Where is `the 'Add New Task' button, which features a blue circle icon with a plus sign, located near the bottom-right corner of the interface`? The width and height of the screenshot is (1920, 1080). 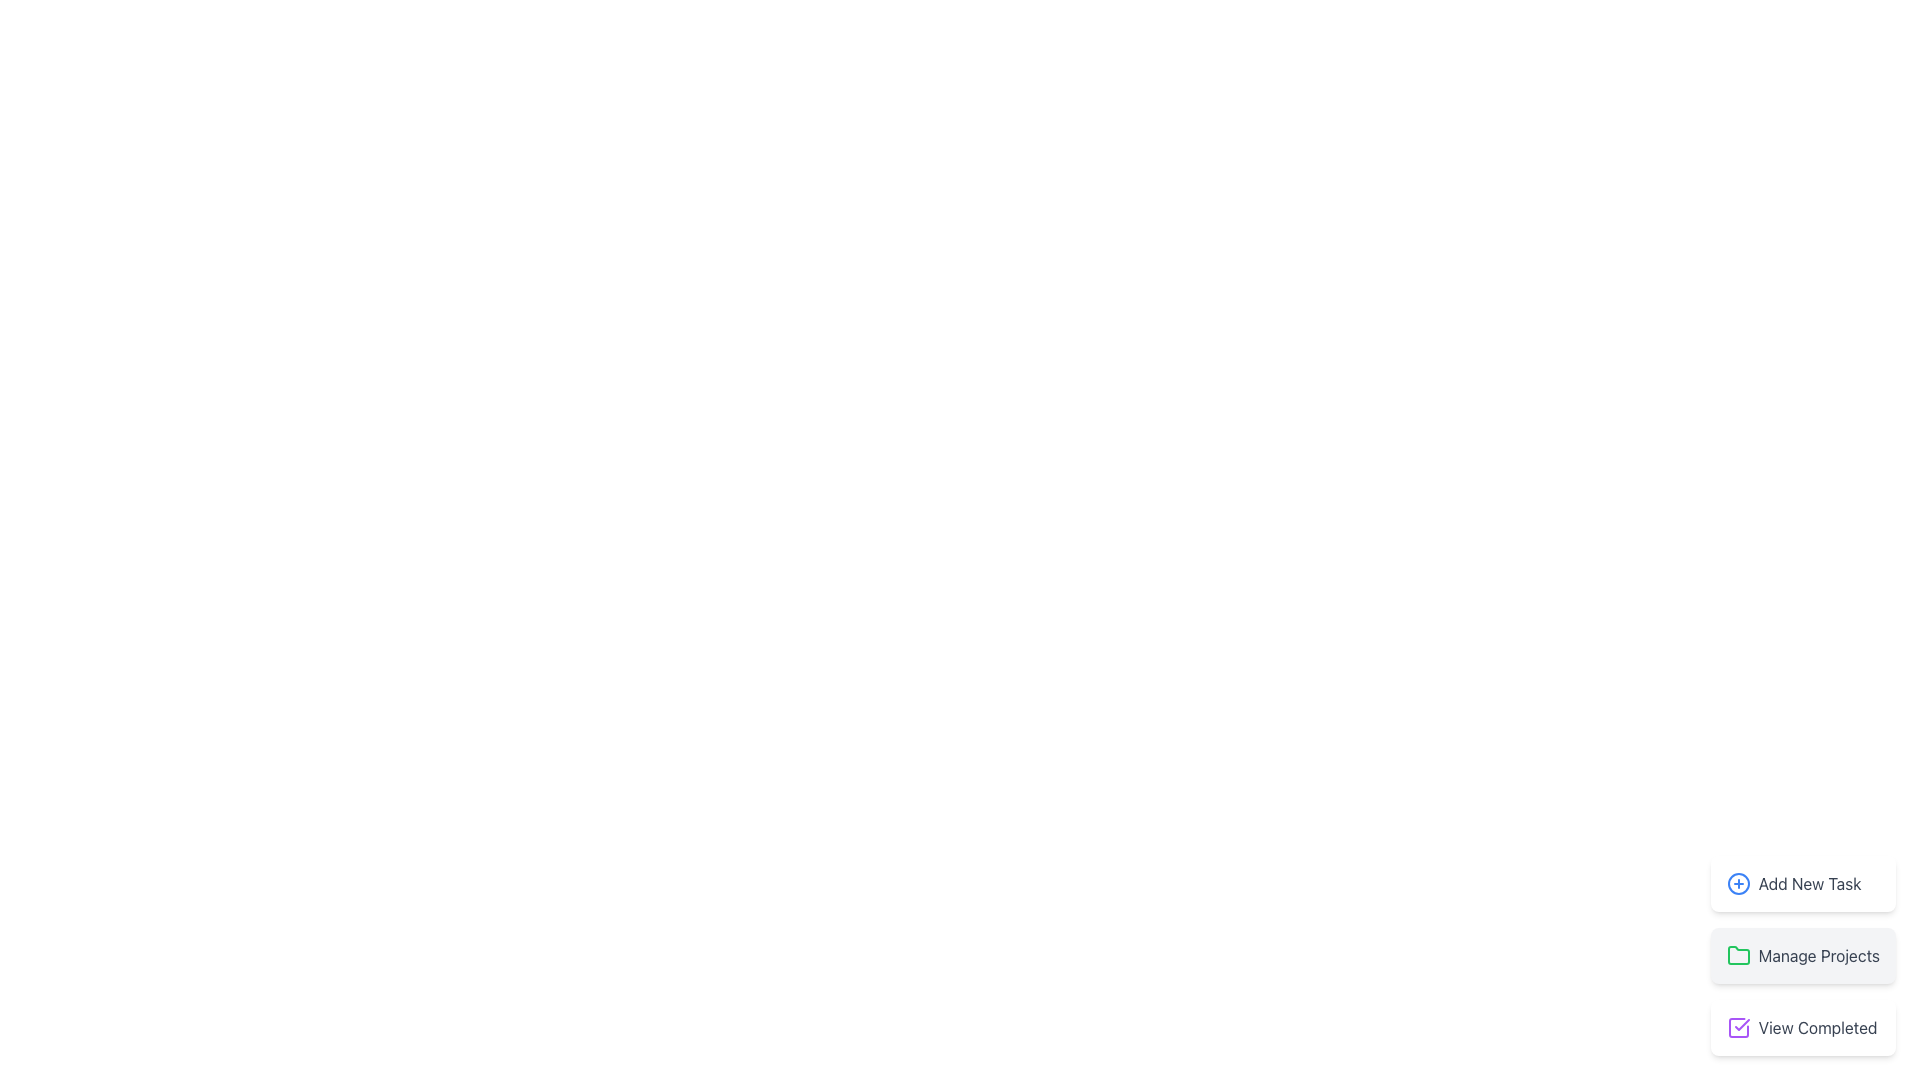
the 'Add New Task' button, which features a blue circle icon with a plus sign, located near the bottom-right corner of the interface is located at coordinates (1803, 882).